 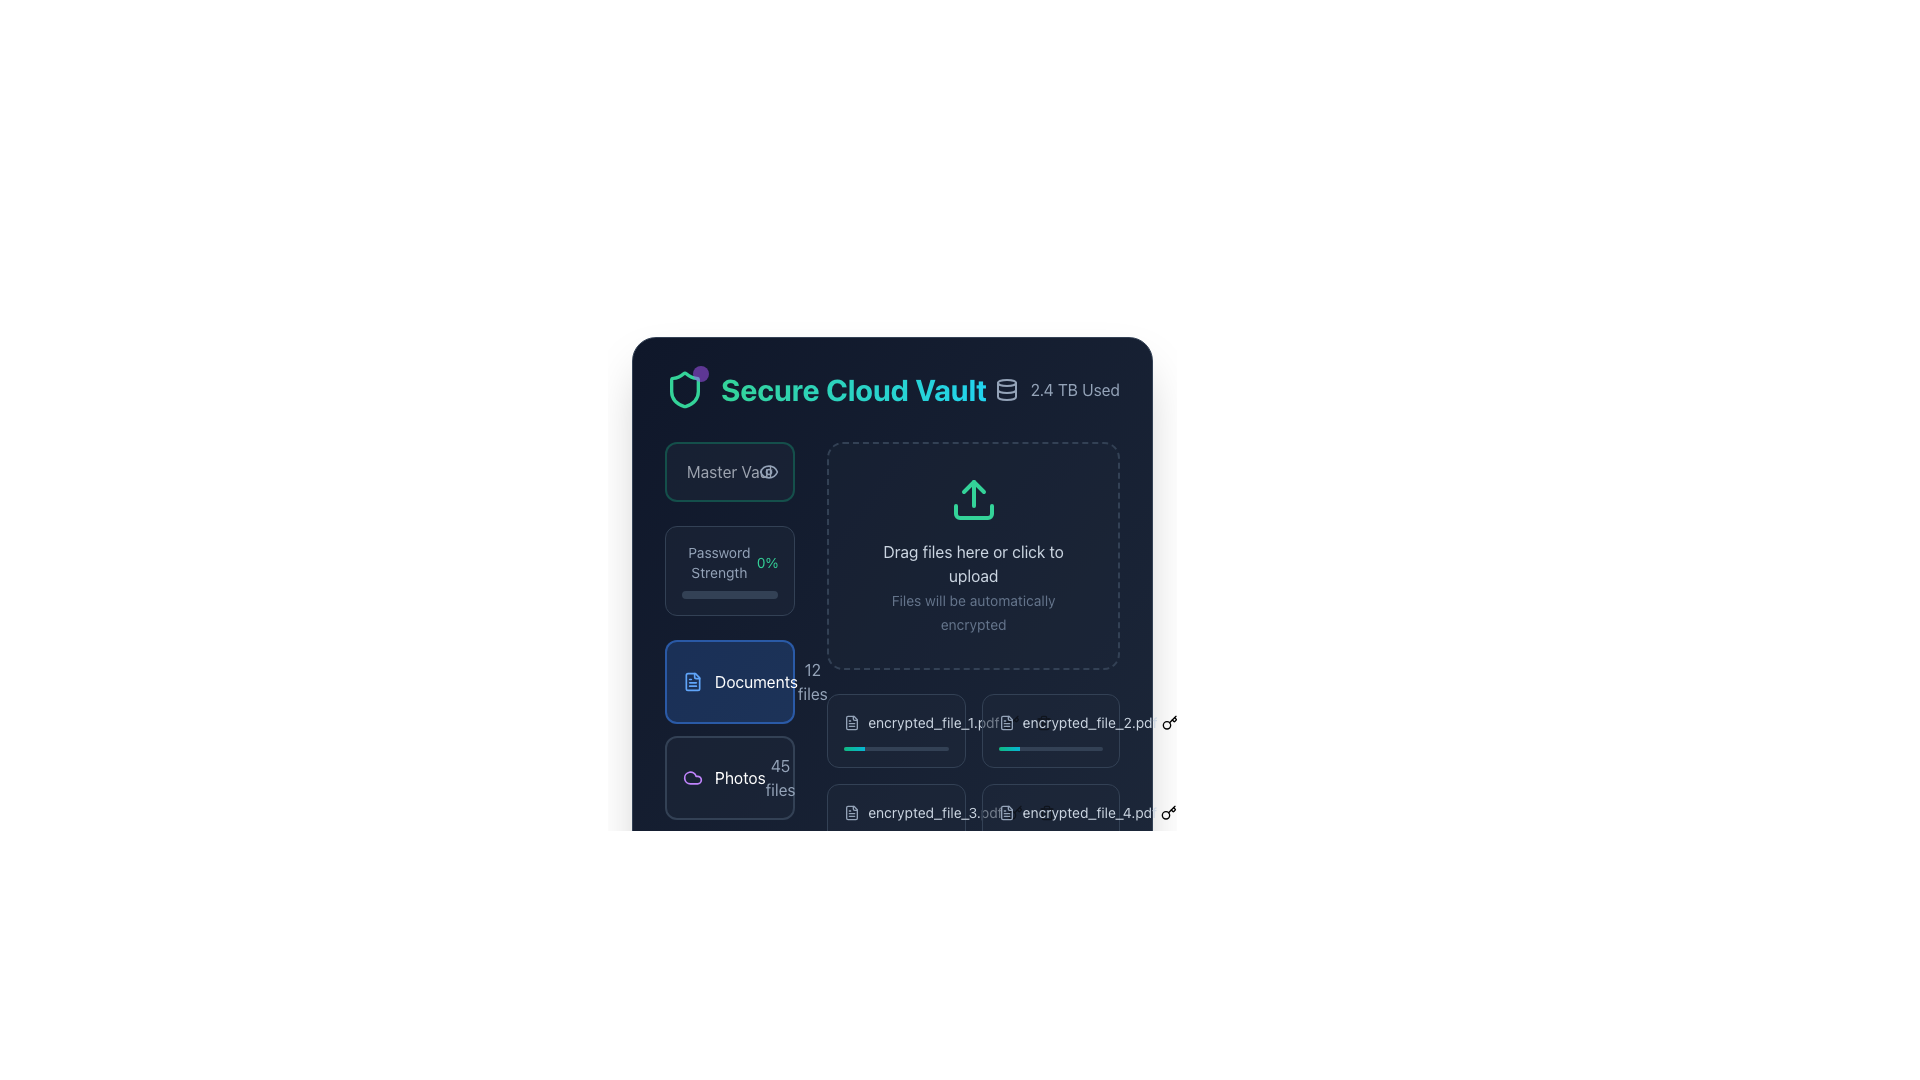 I want to click on the Text display label that shows the filename of the uploaded or stored file, located at the bottom right of the interface beneath the 'Documents' section, so click(x=1088, y=813).